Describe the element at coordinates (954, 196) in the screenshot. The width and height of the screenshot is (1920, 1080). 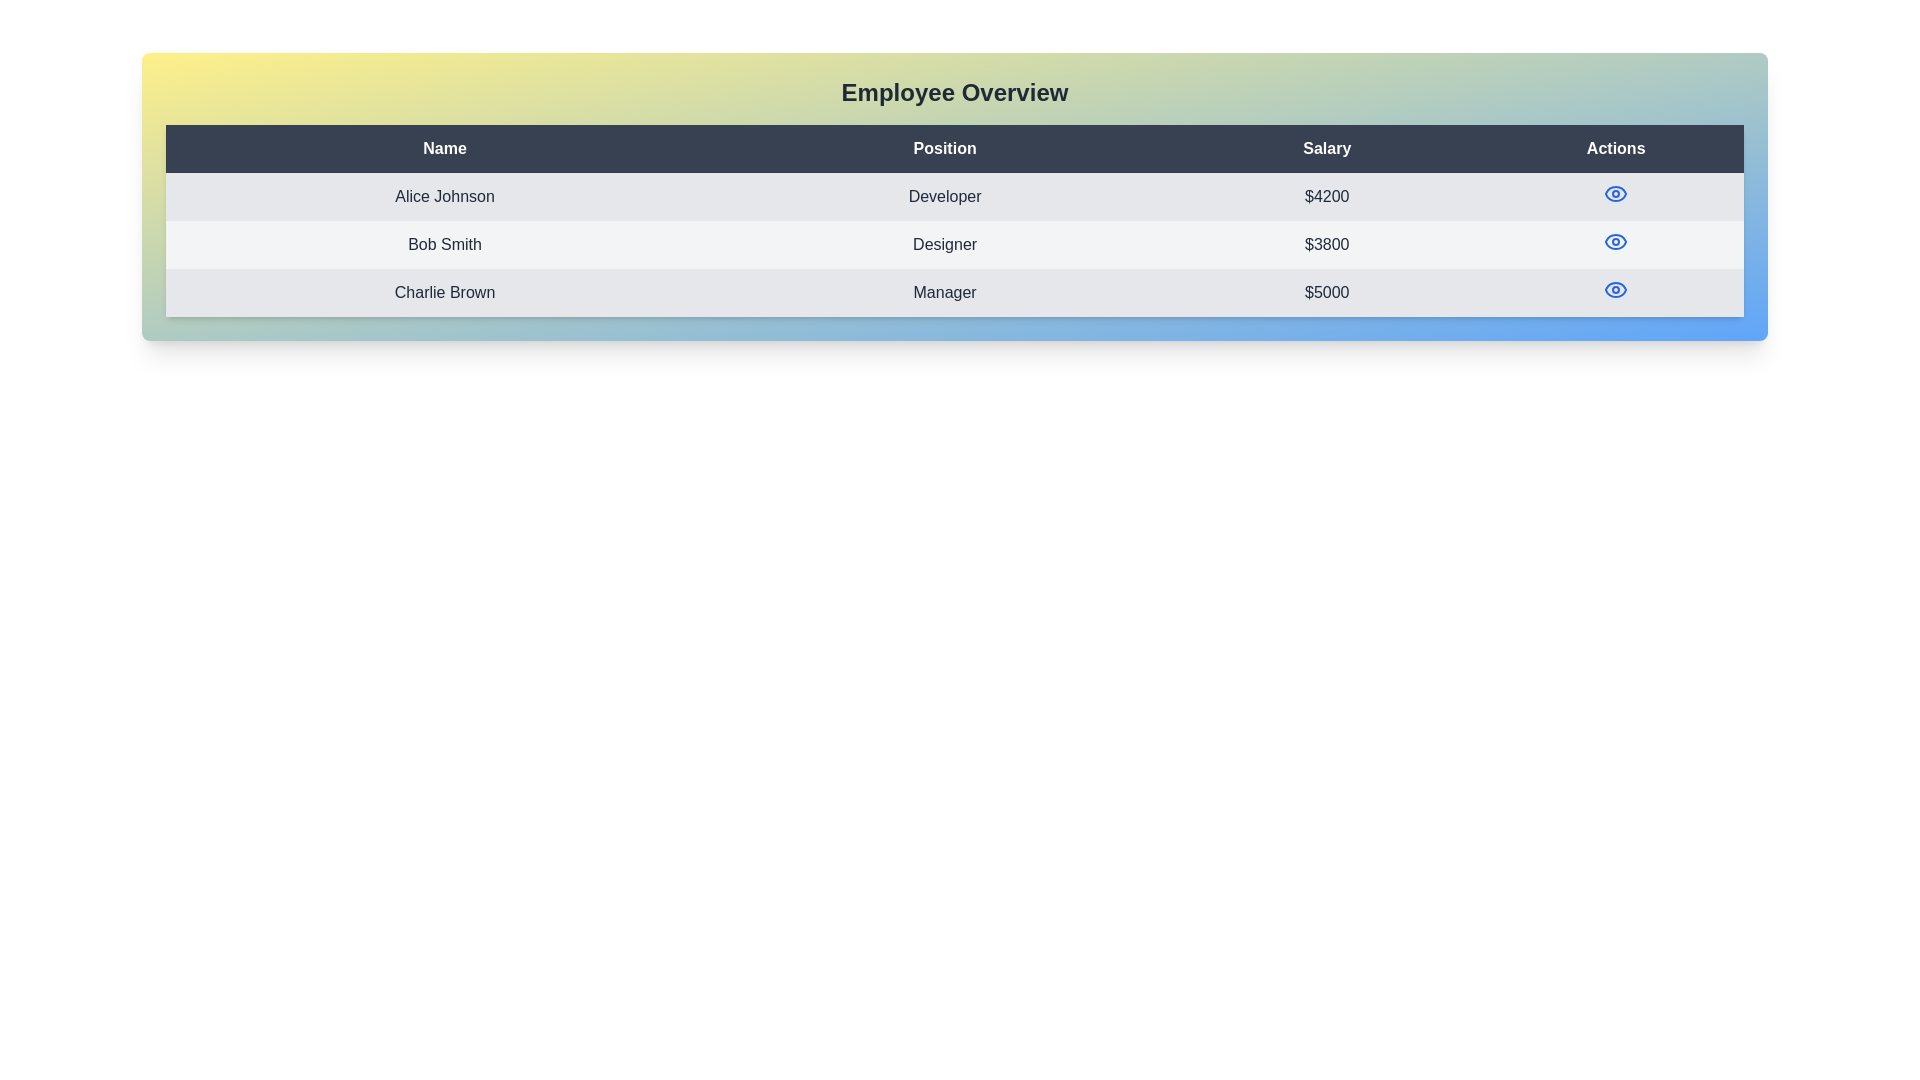
I see `interactive view action for the first table row containing 'Alice Johnson,' 'Developer,' and '$4200.'` at that location.